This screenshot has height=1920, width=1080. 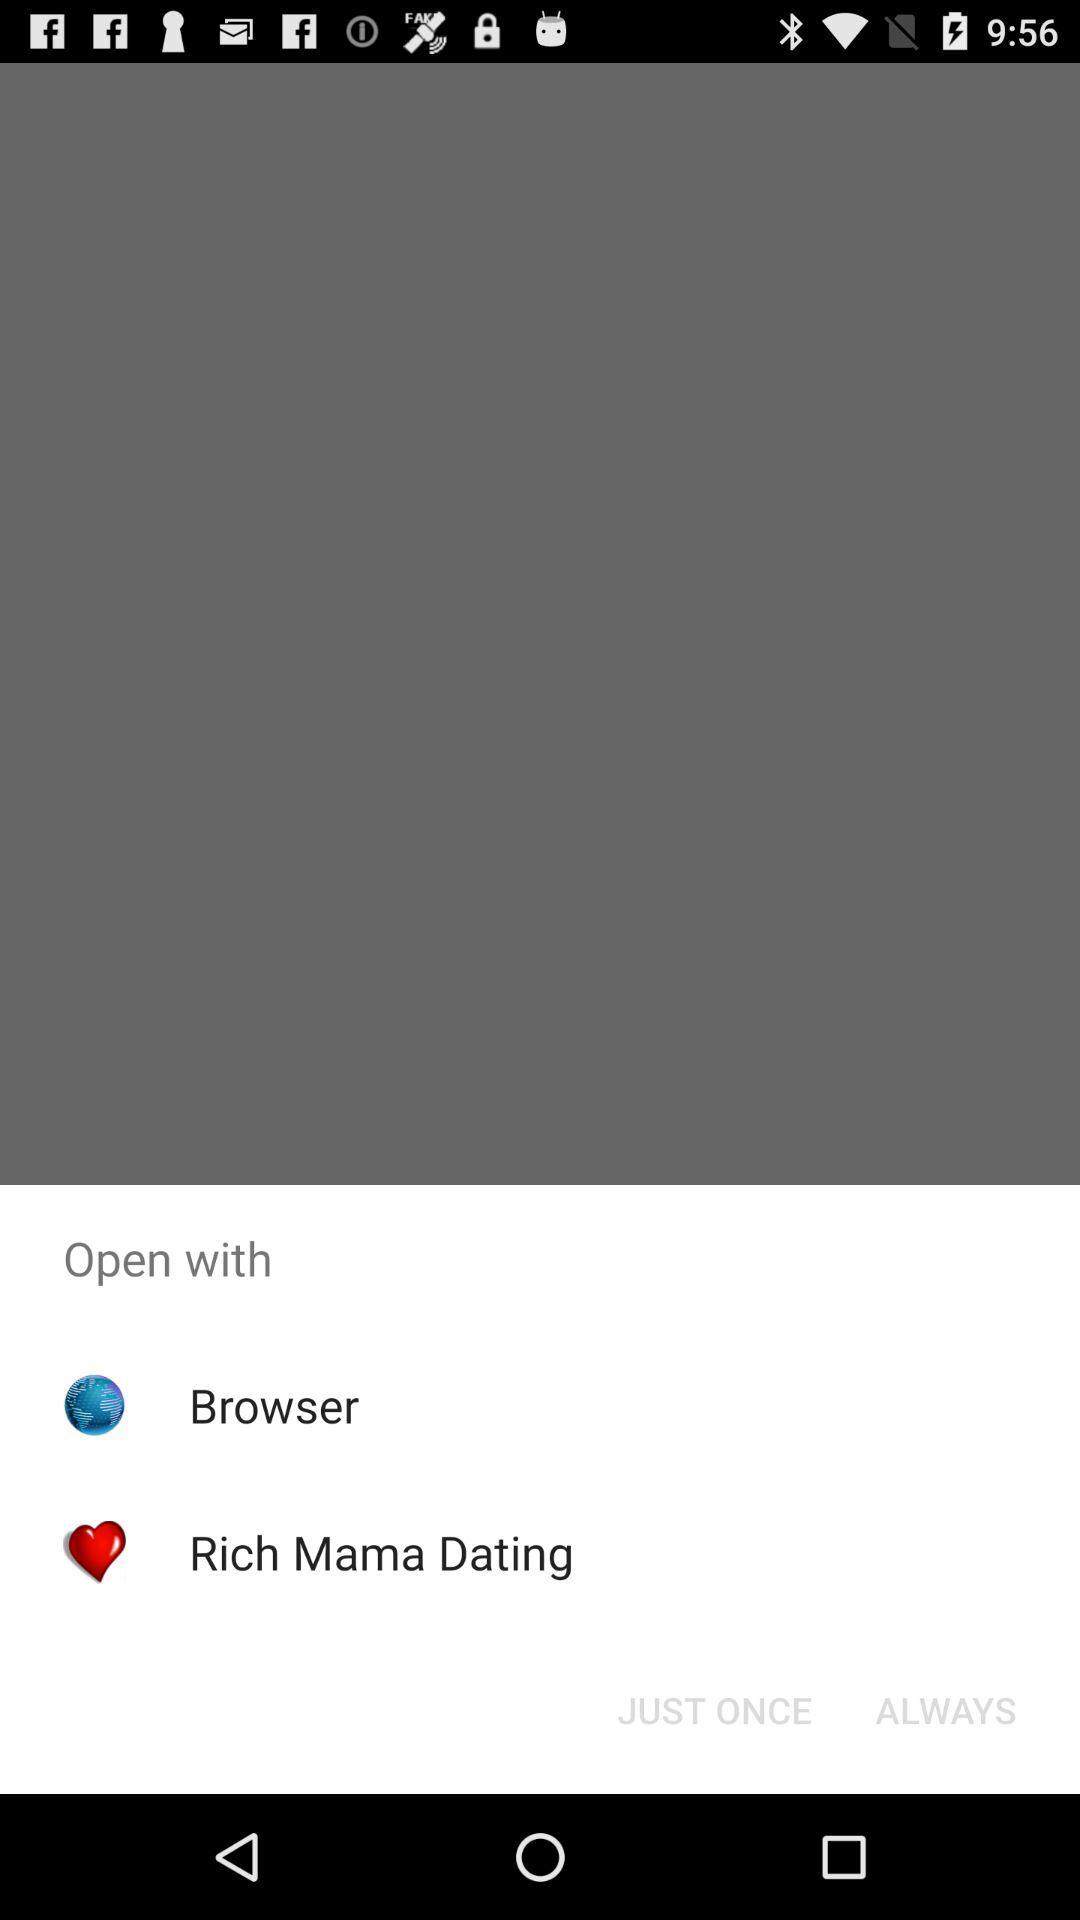 I want to click on button to the right of just once, so click(x=945, y=1708).